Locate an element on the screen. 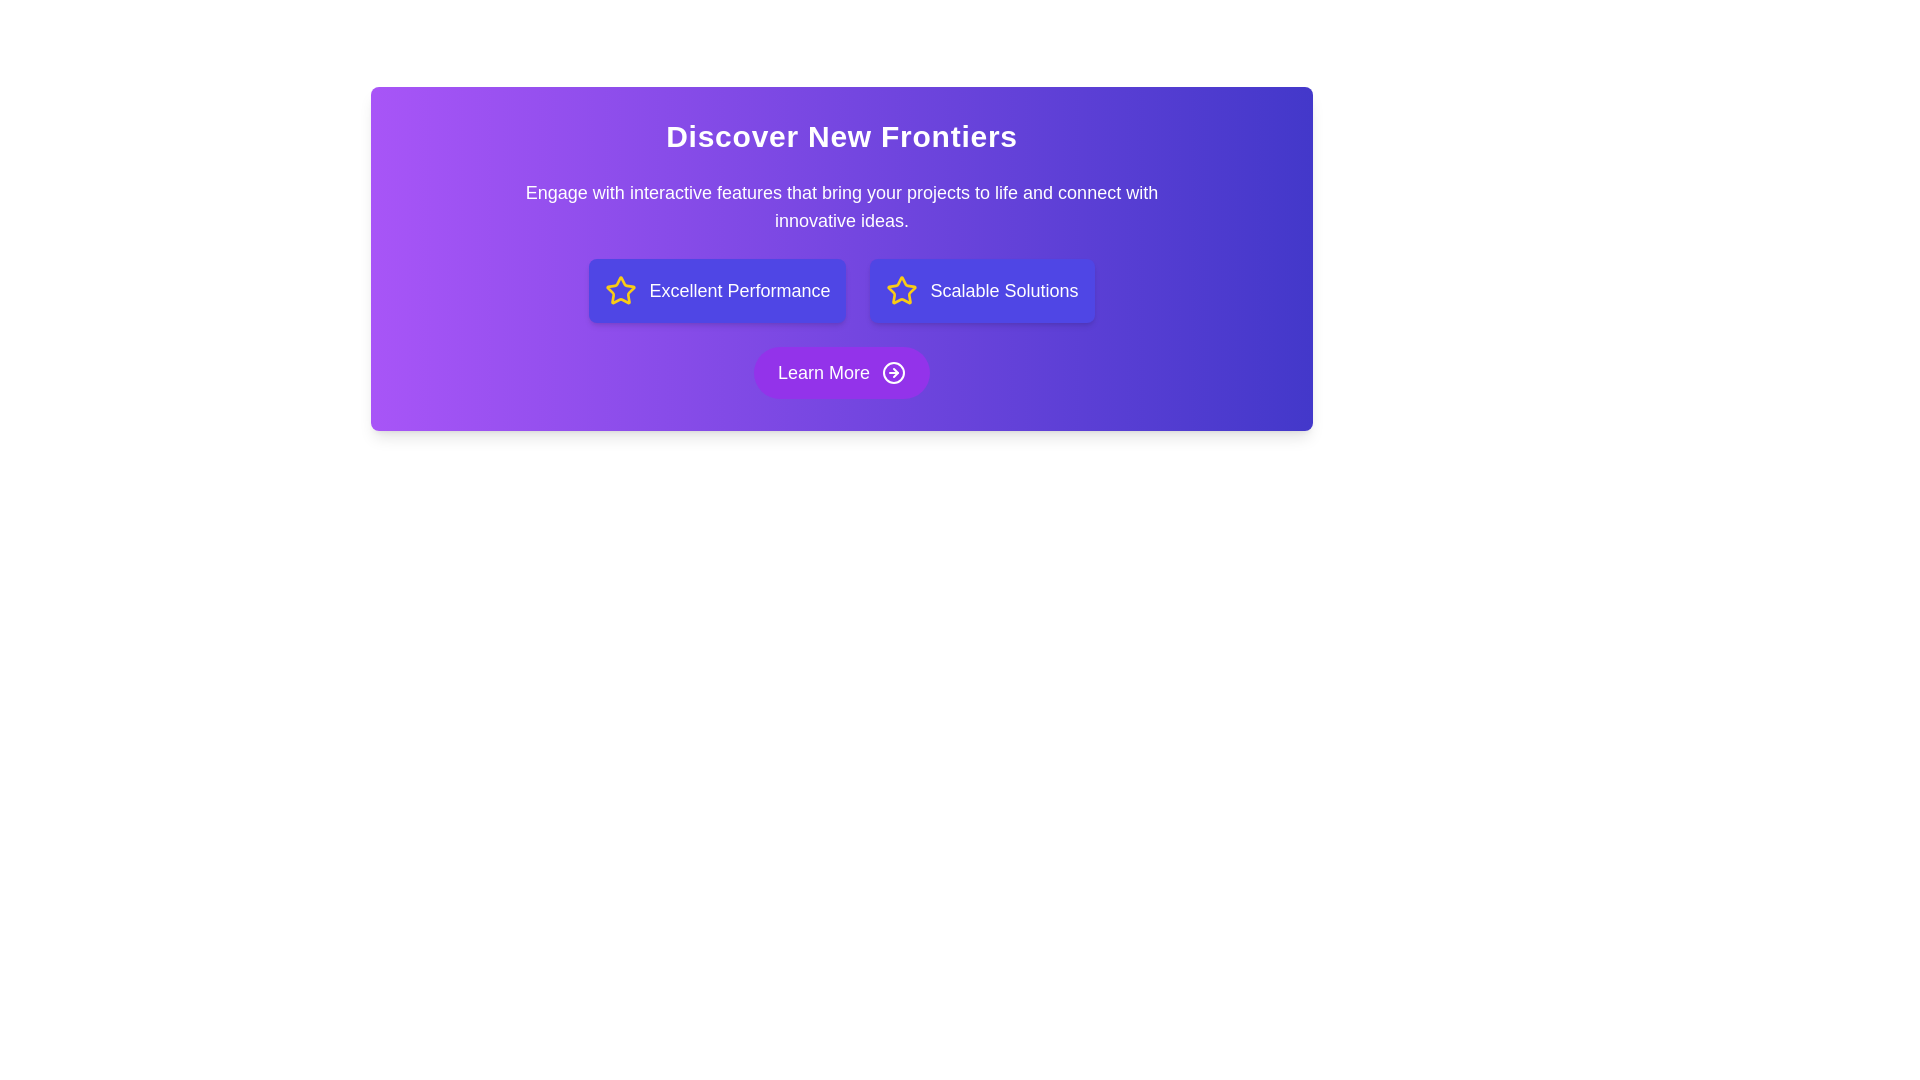 The width and height of the screenshot is (1920, 1080). the star icon located on the left side inside the blue card labeled 'Excellent Performance', which is positioned in the top-left corner beneath the heading 'Discover New Frontiers' is located at coordinates (620, 290).